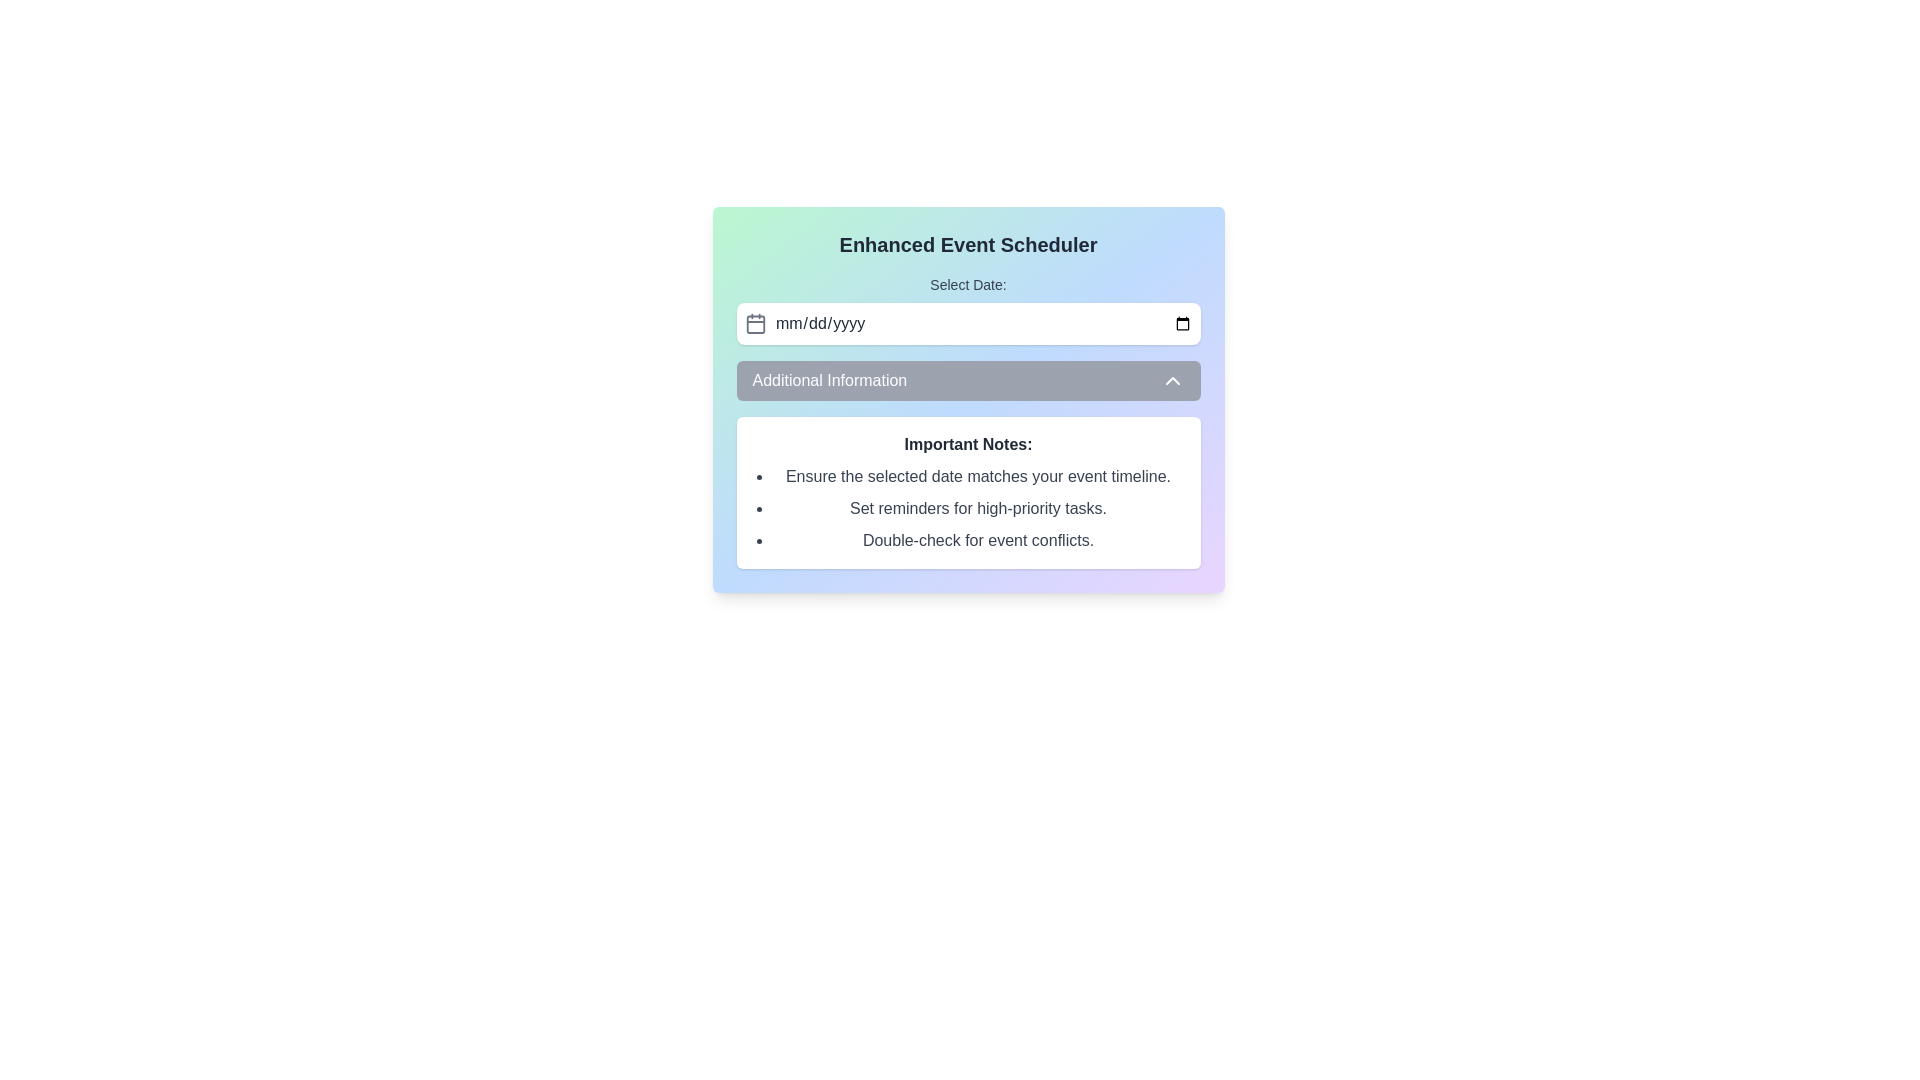 The height and width of the screenshot is (1080, 1920). I want to click on the Text Label that serves as a descriptive identifier for its containing button, located near the upper-middle section of the interface, left of an arrow icon, so click(829, 381).